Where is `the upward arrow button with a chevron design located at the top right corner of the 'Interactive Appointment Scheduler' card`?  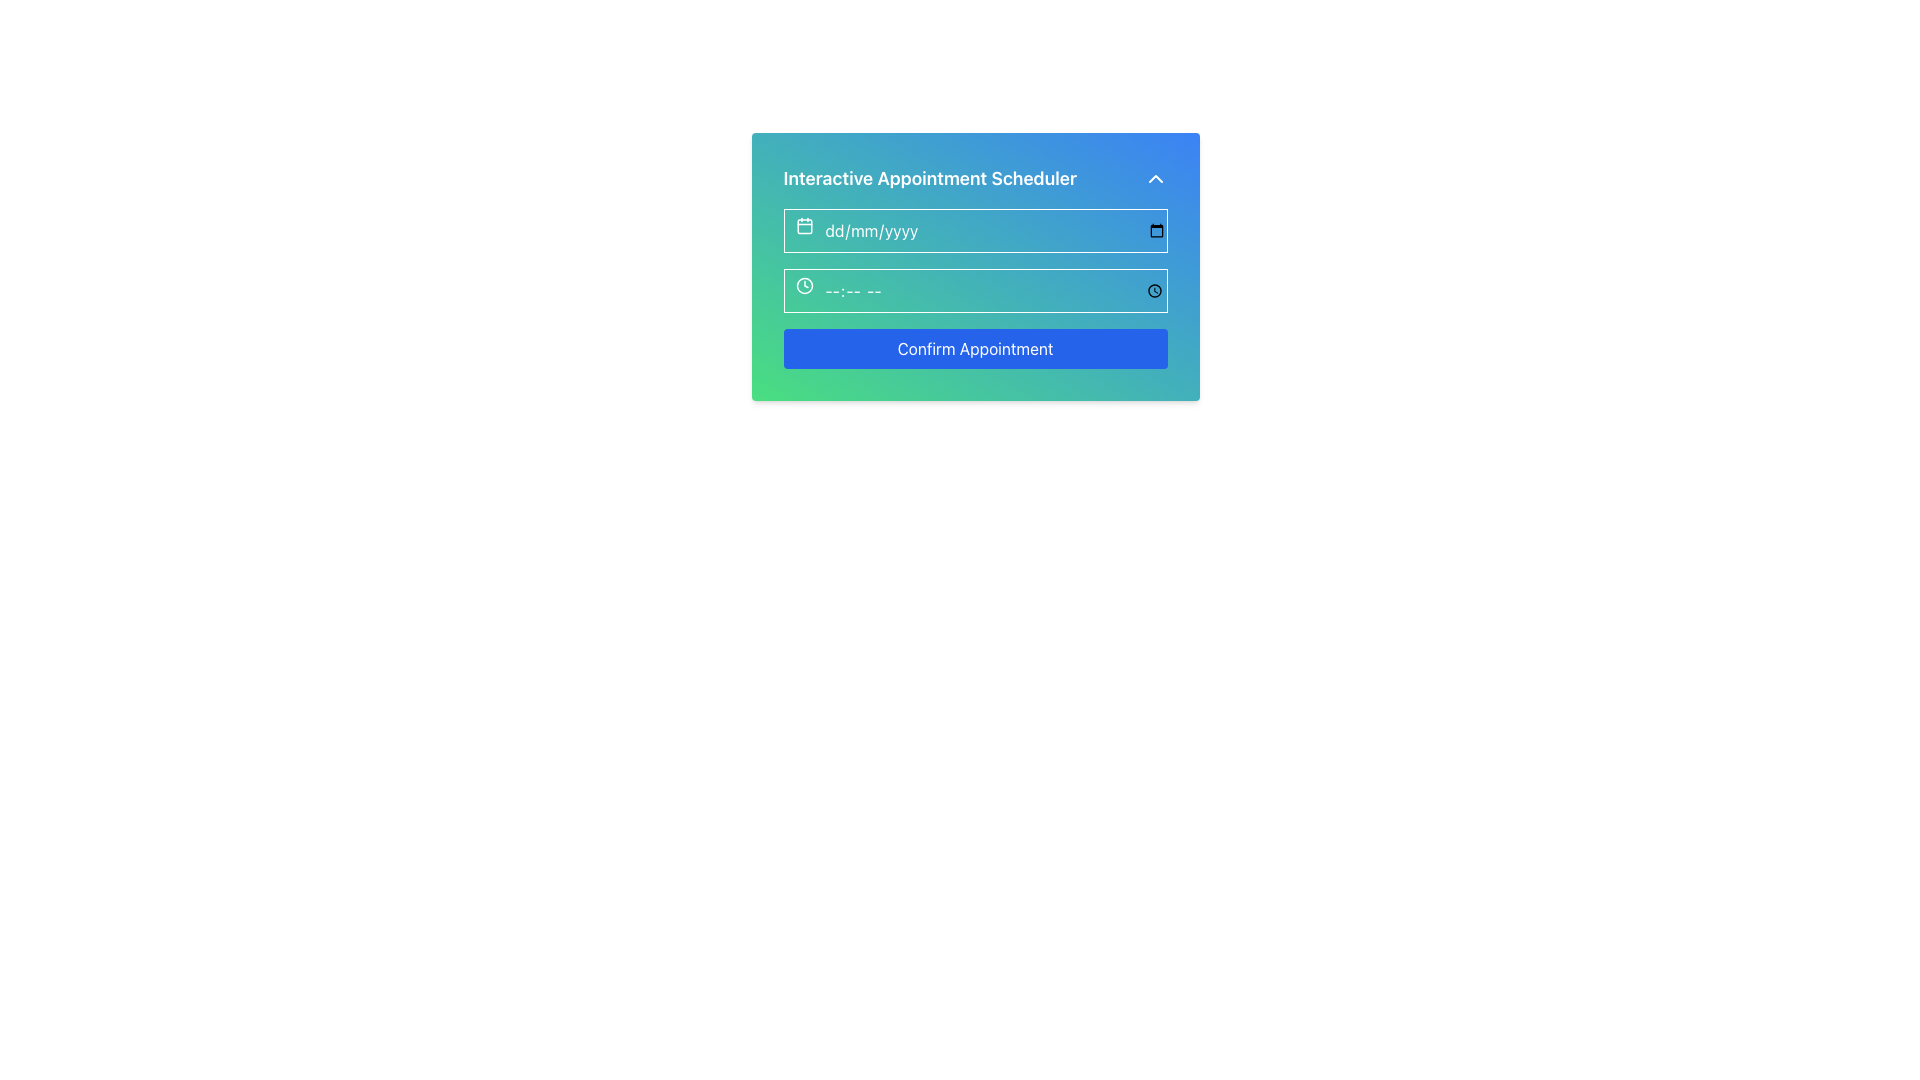
the upward arrow button with a chevron design located at the top right corner of the 'Interactive Appointment Scheduler' card is located at coordinates (1155, 177).